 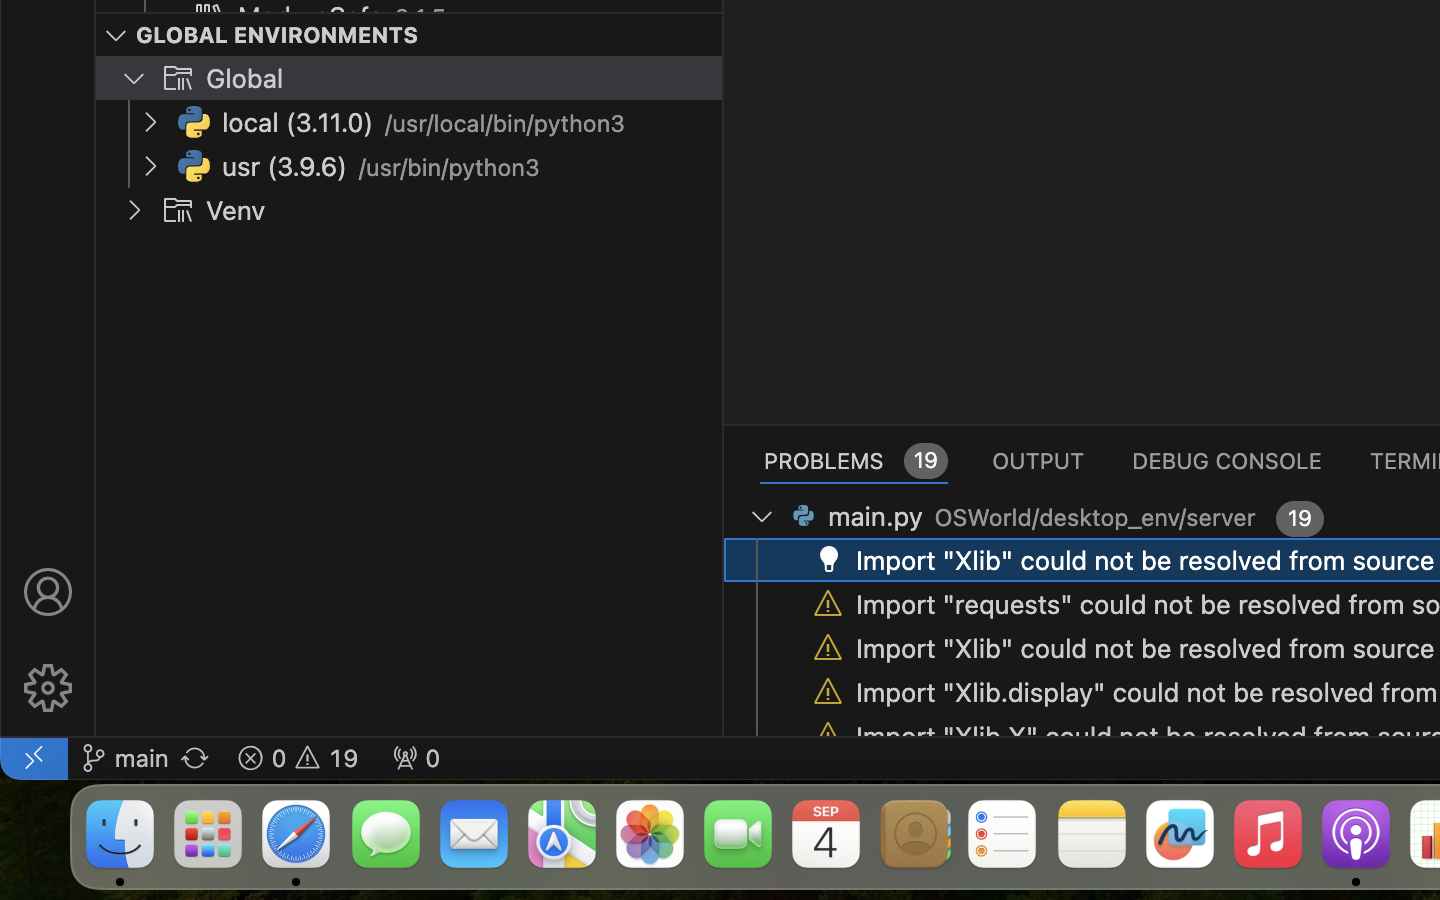 I want to click on 'Global', so click(x=243, y=78).